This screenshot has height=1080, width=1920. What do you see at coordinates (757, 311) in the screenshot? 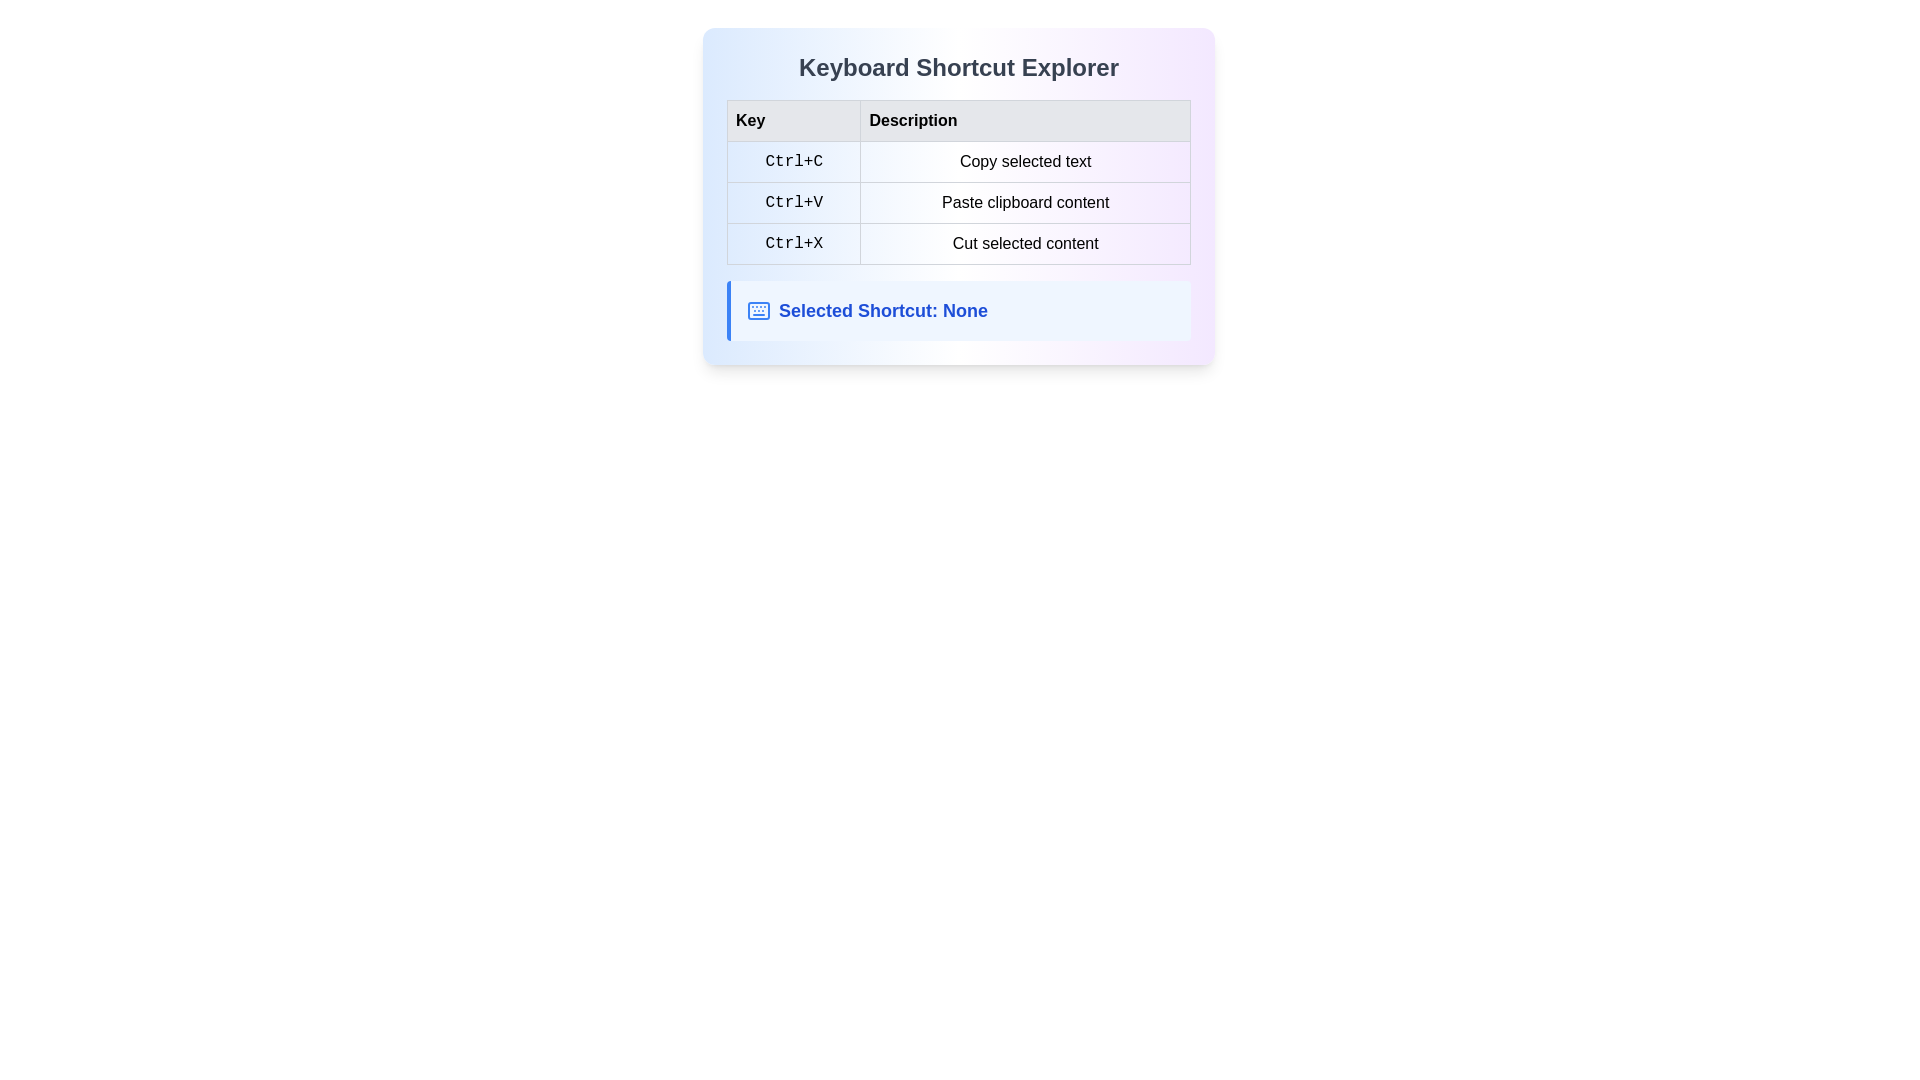
I see `the blue keyboard icon with rounded corners that precedes the text 'Selected Shortcut: None'` at bounding box center [757, 311].